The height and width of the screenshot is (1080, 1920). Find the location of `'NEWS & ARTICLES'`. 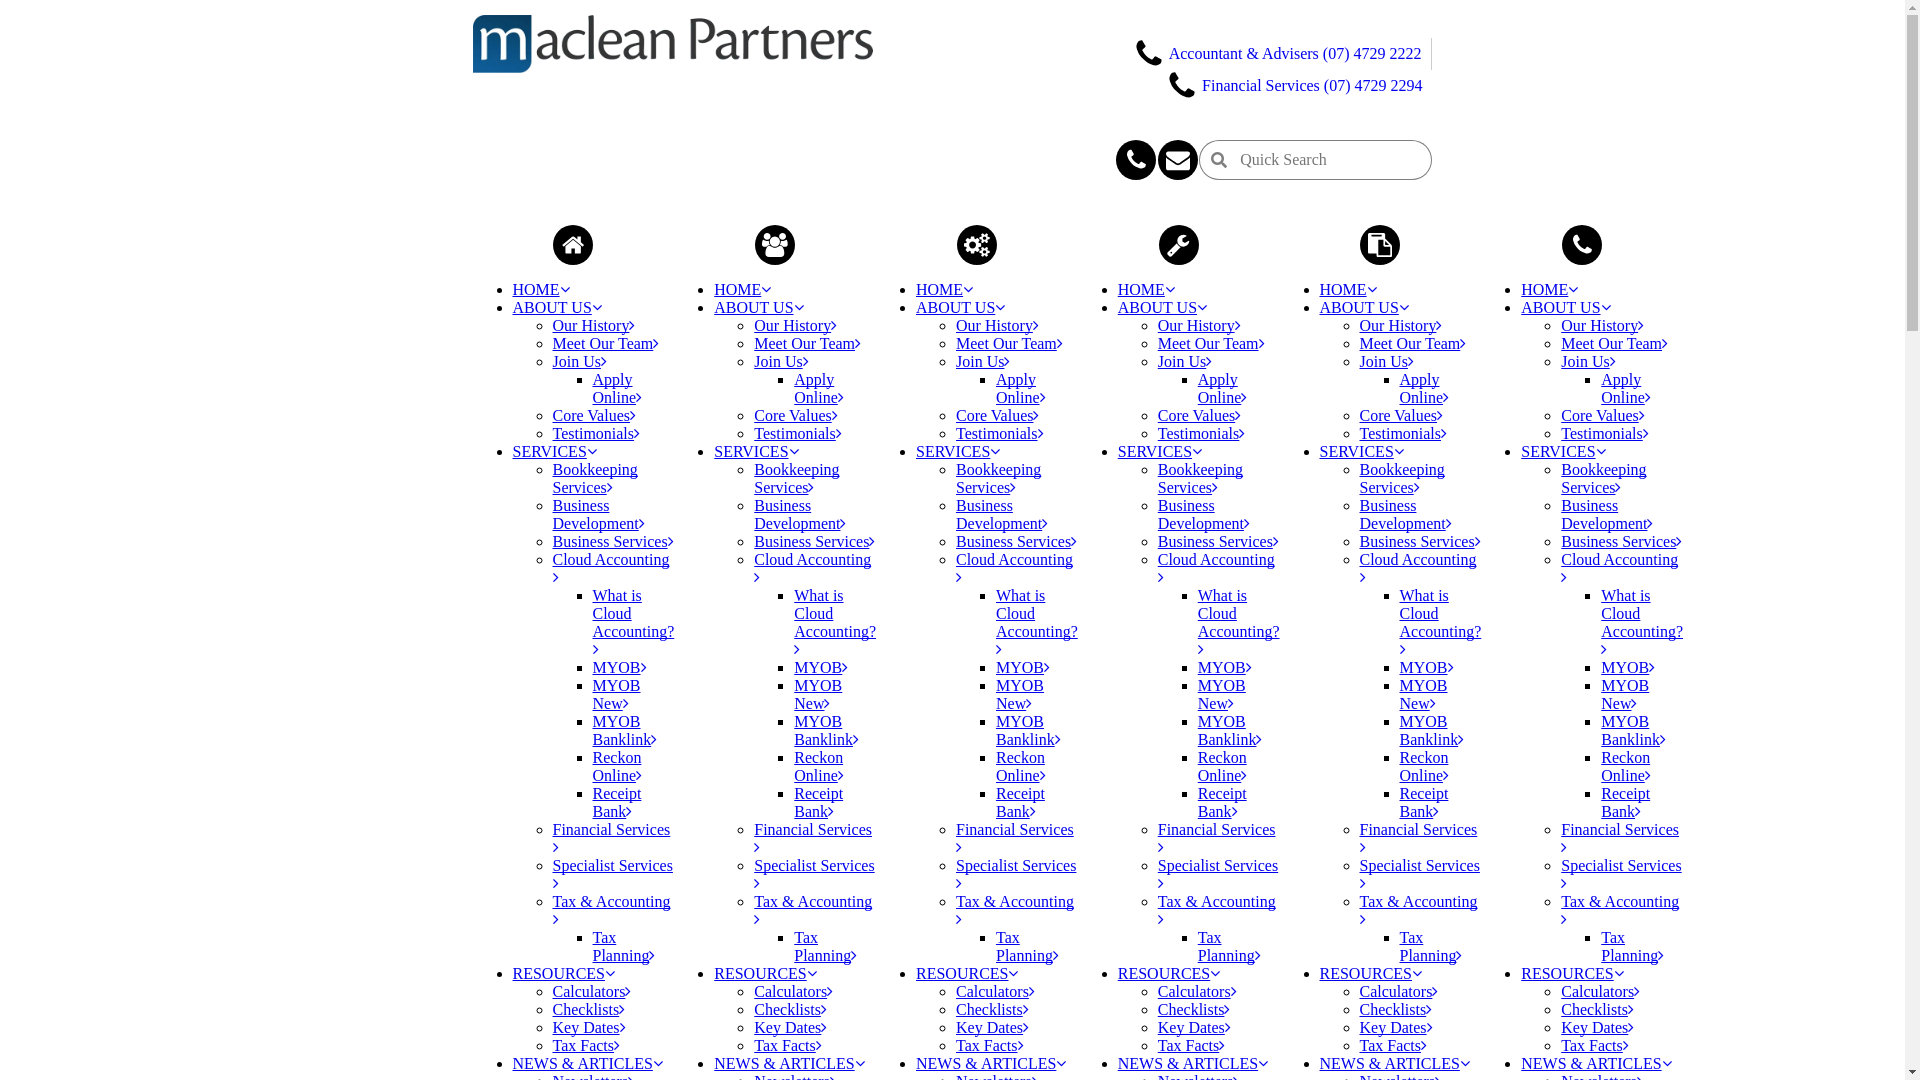

'NEWS & ARTICLES' is located at coordinates (1595, 1062).